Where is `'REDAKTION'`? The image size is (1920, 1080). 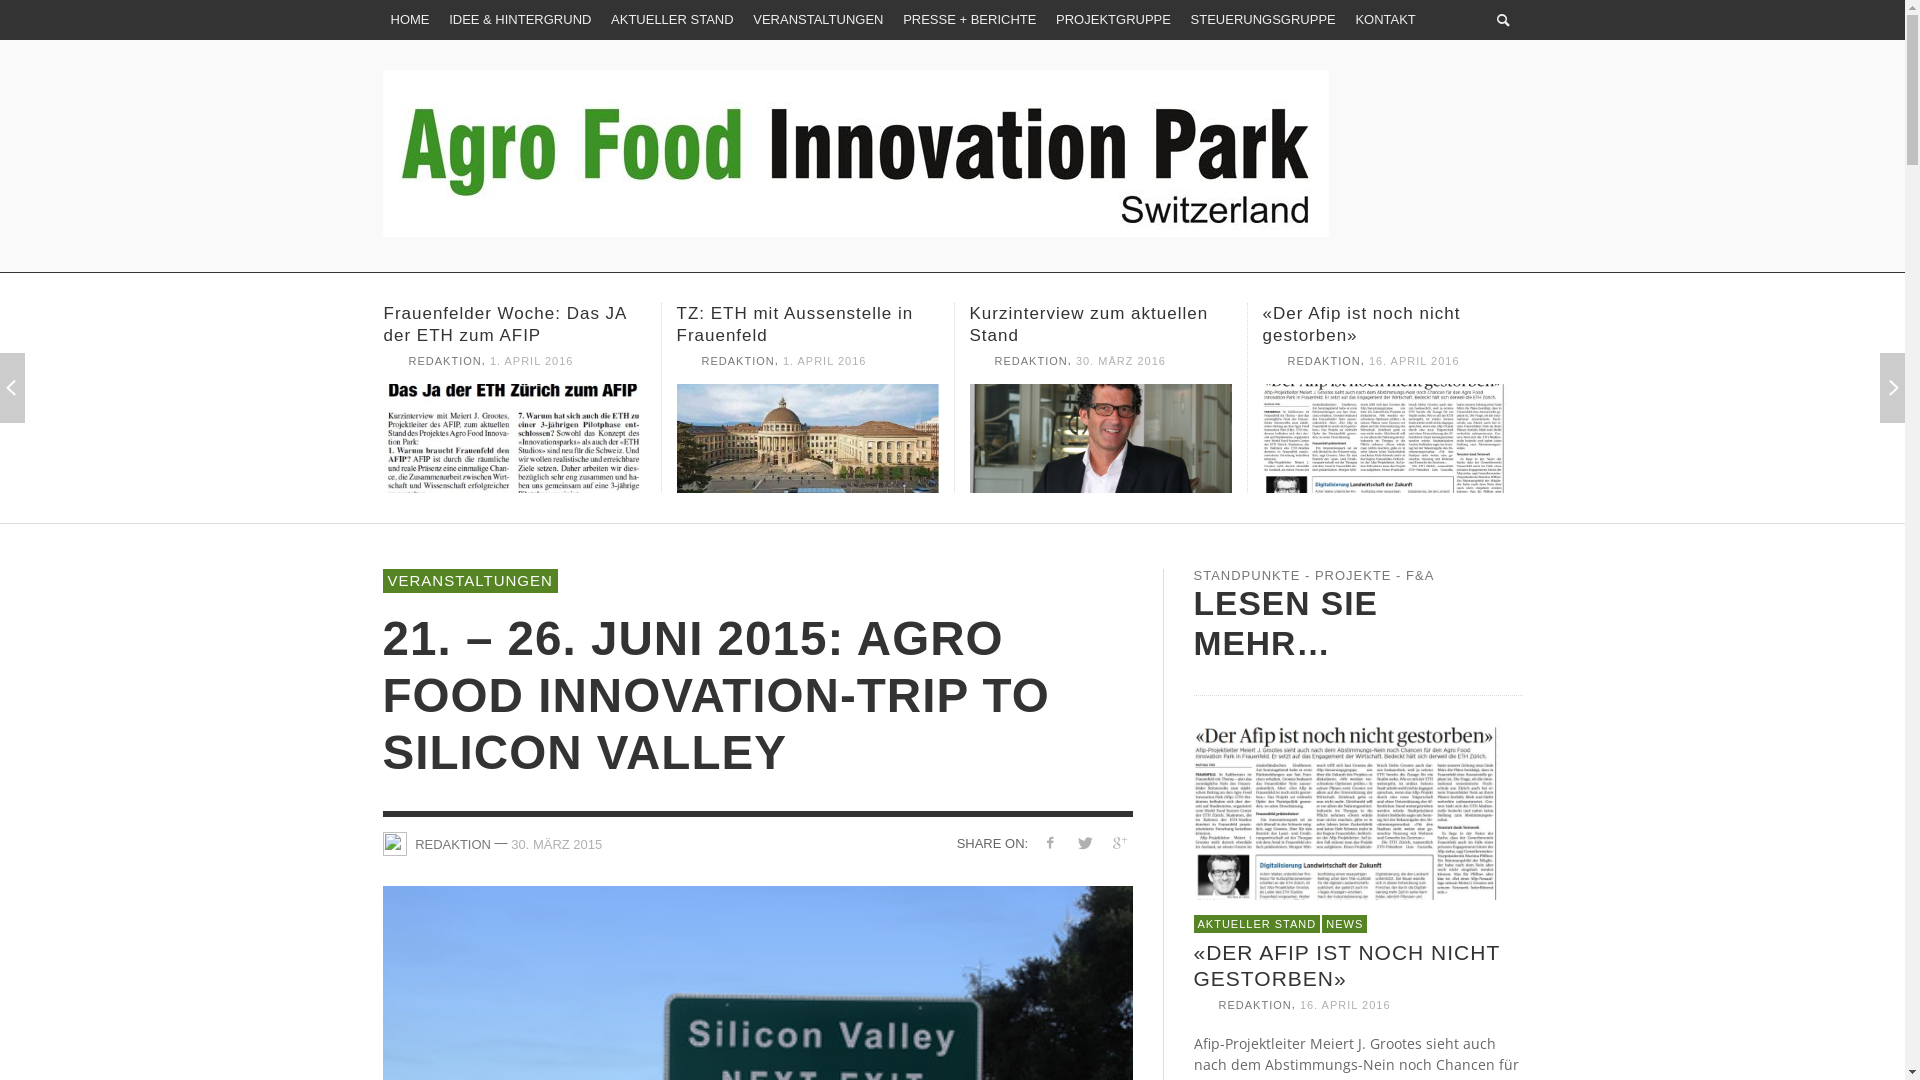 'REDAKTION' is located at coordinates (413, 843).